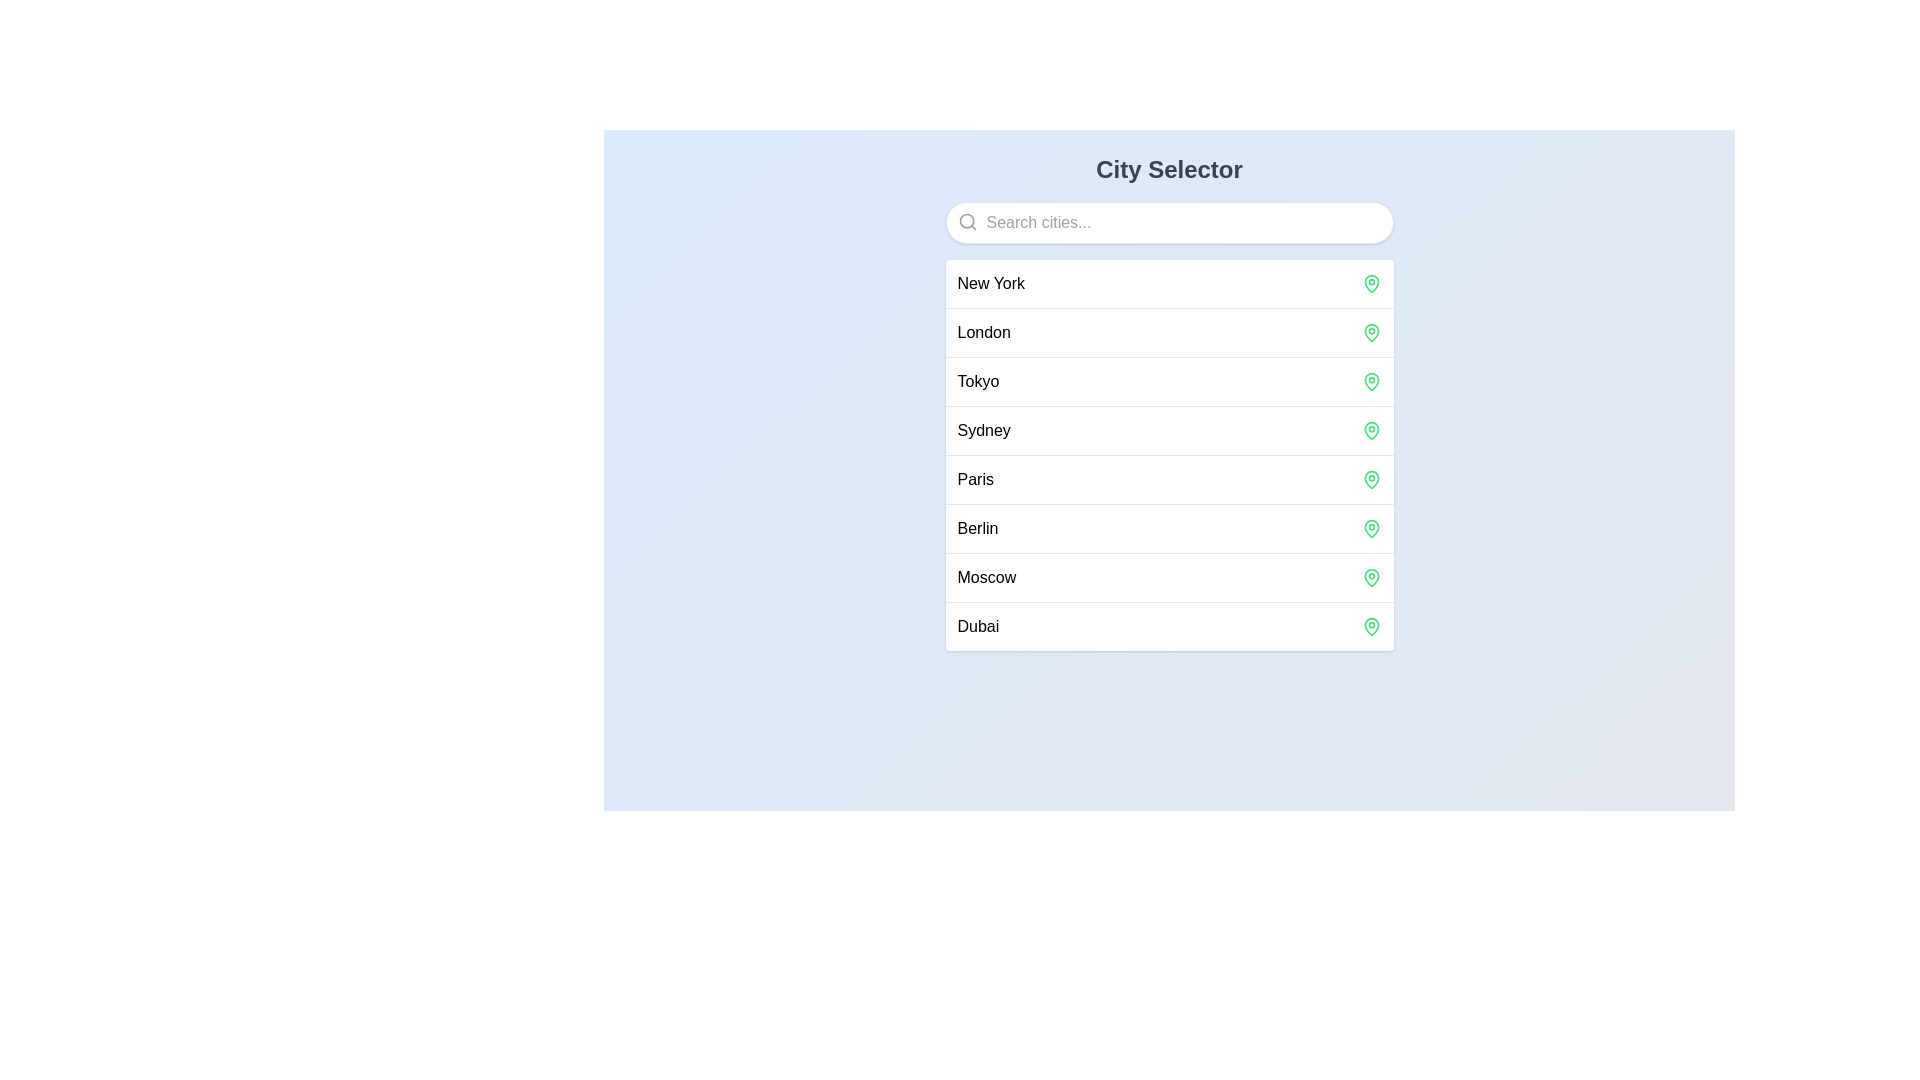  I want to click on the text label reading 'Berlin', so click(977, 527).